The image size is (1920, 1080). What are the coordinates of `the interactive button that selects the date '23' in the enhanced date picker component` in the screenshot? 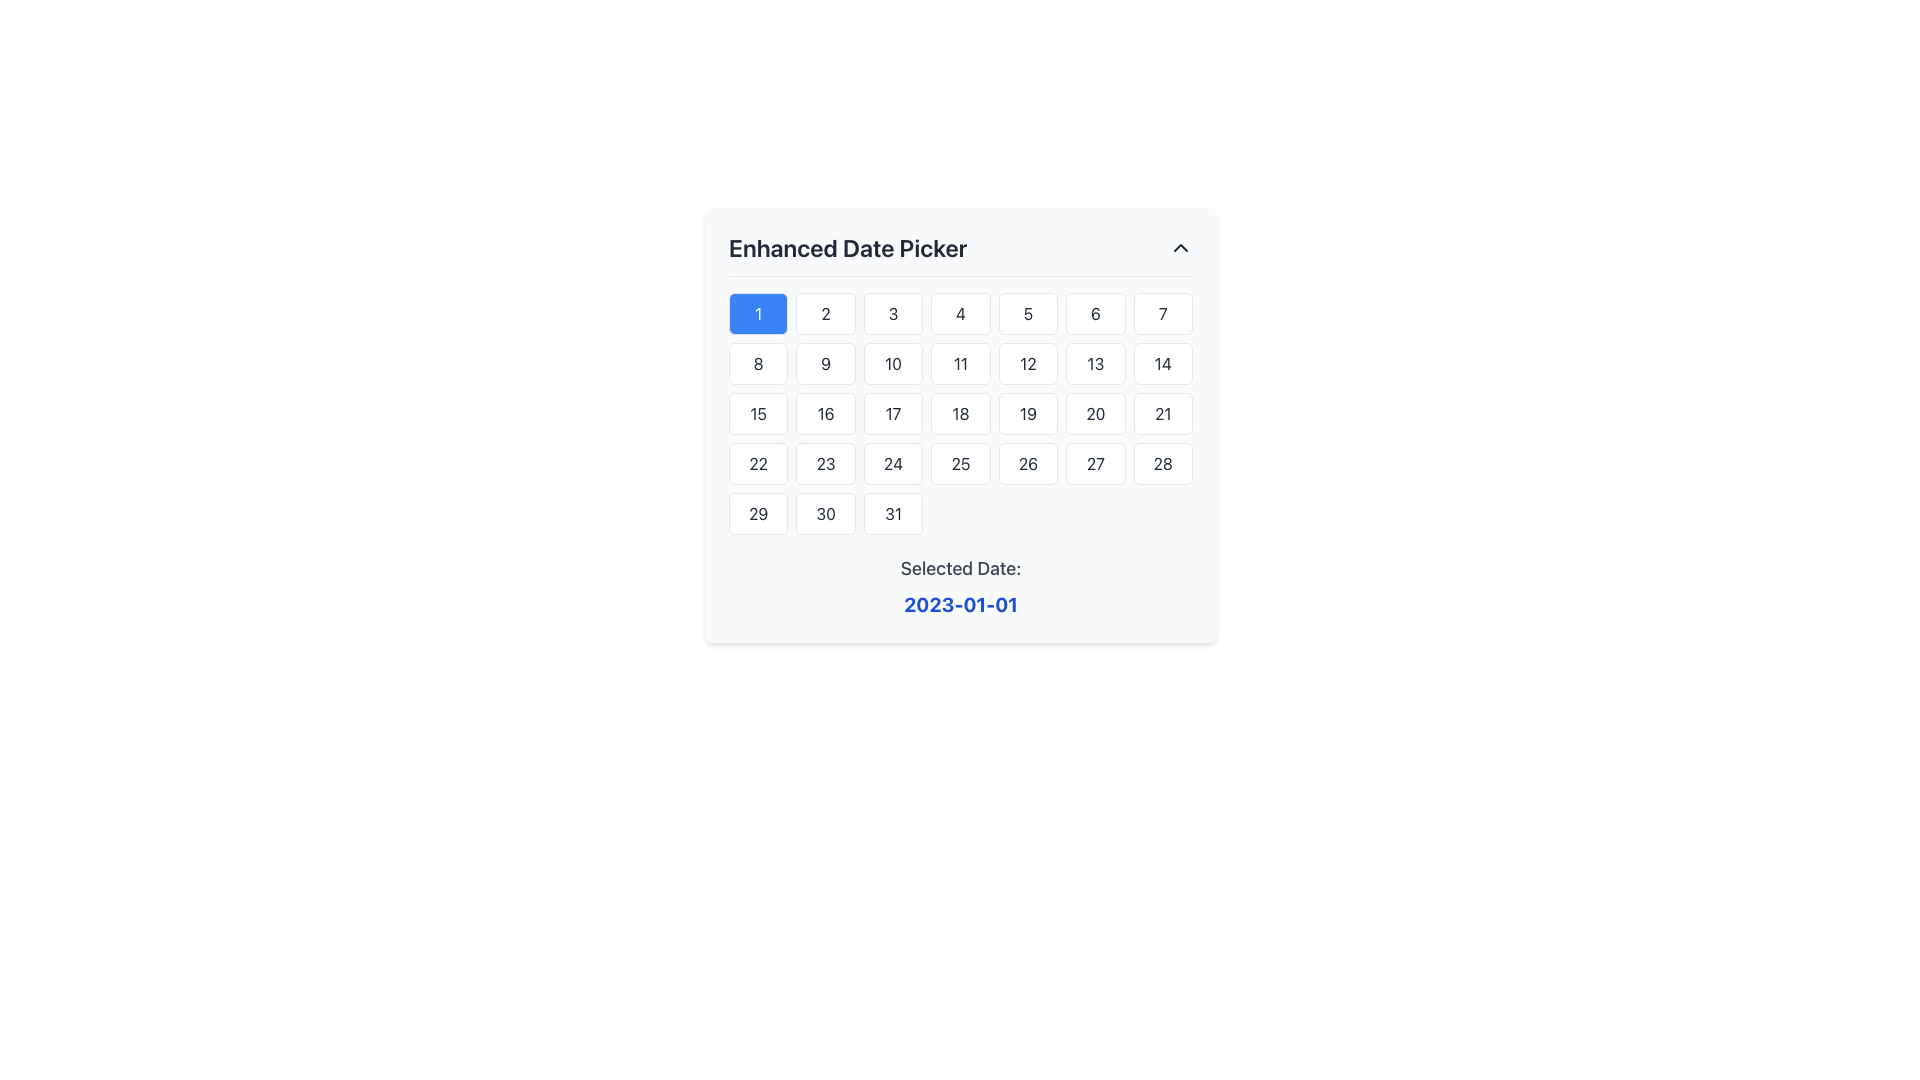 It's located at (826, 463).